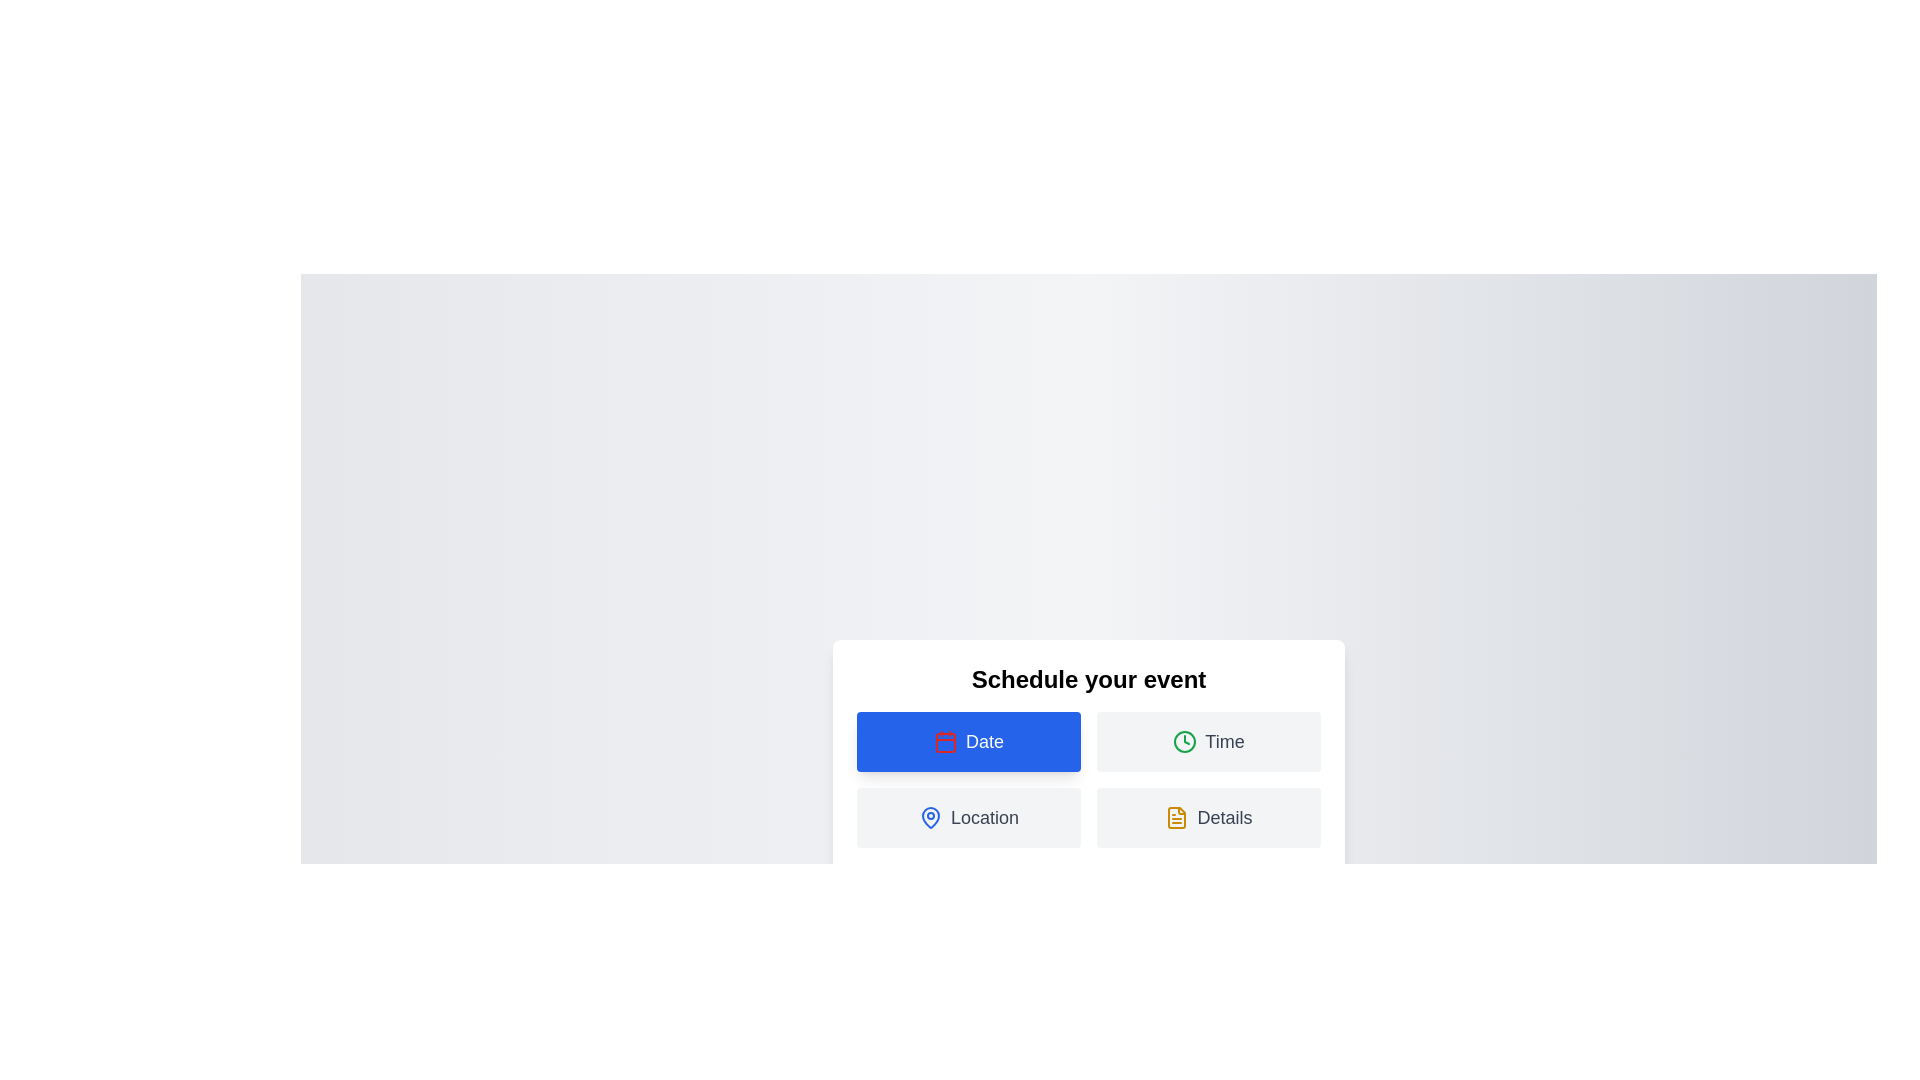  Describe the element at coordinates (1223, 817) in the screenshot. I see `the text label associated with the 'Details' section, positioned in the right column of the second row in the grid layout` at that location.